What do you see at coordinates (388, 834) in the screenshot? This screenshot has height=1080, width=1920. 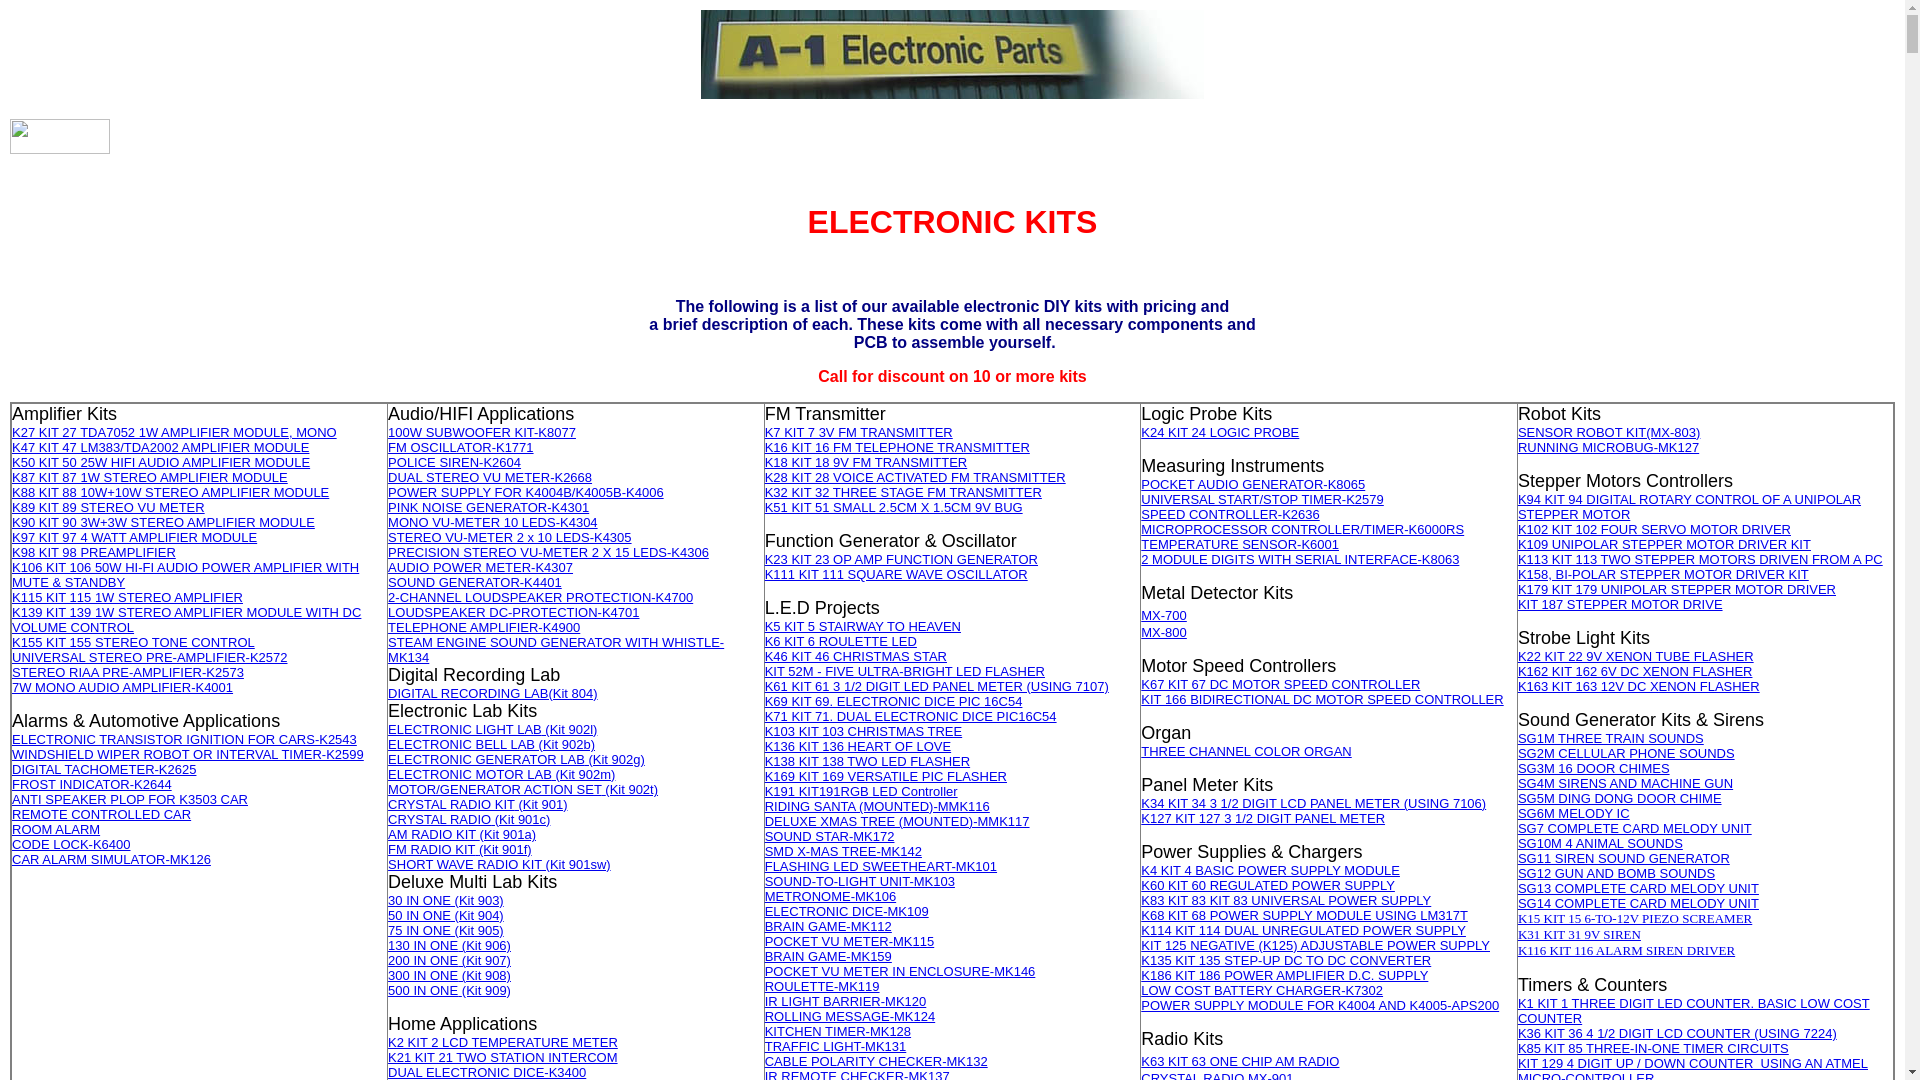 I see `'AM RADIO KIT (Kit 901a)'` at bounding box center [388, 834].